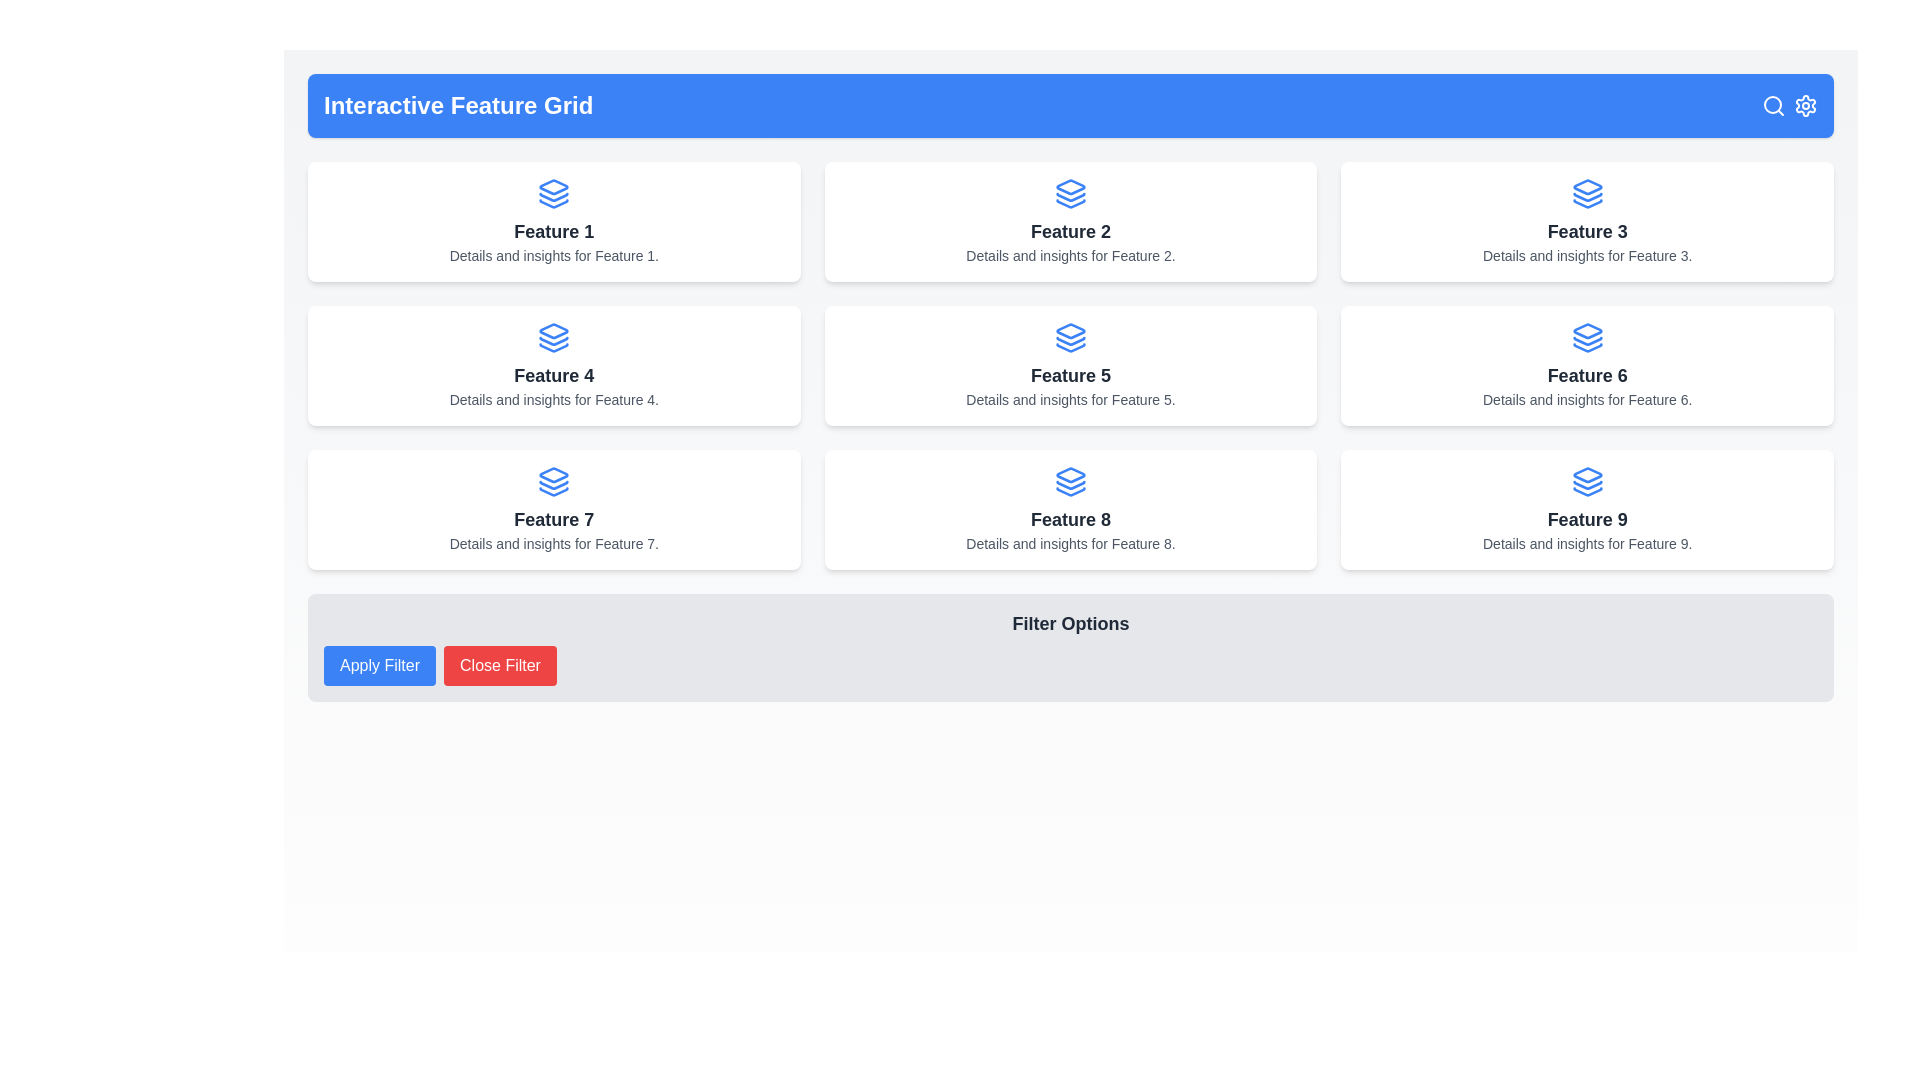 Image resolution: width=1920 pixels, height=1080 pixels. Describe the element at coordinates (1586, 543) in the screenshot. I see `additional information text located at the bottom of the card labeled 'Feature 9' in the last column of the third row in the grid` at that location.